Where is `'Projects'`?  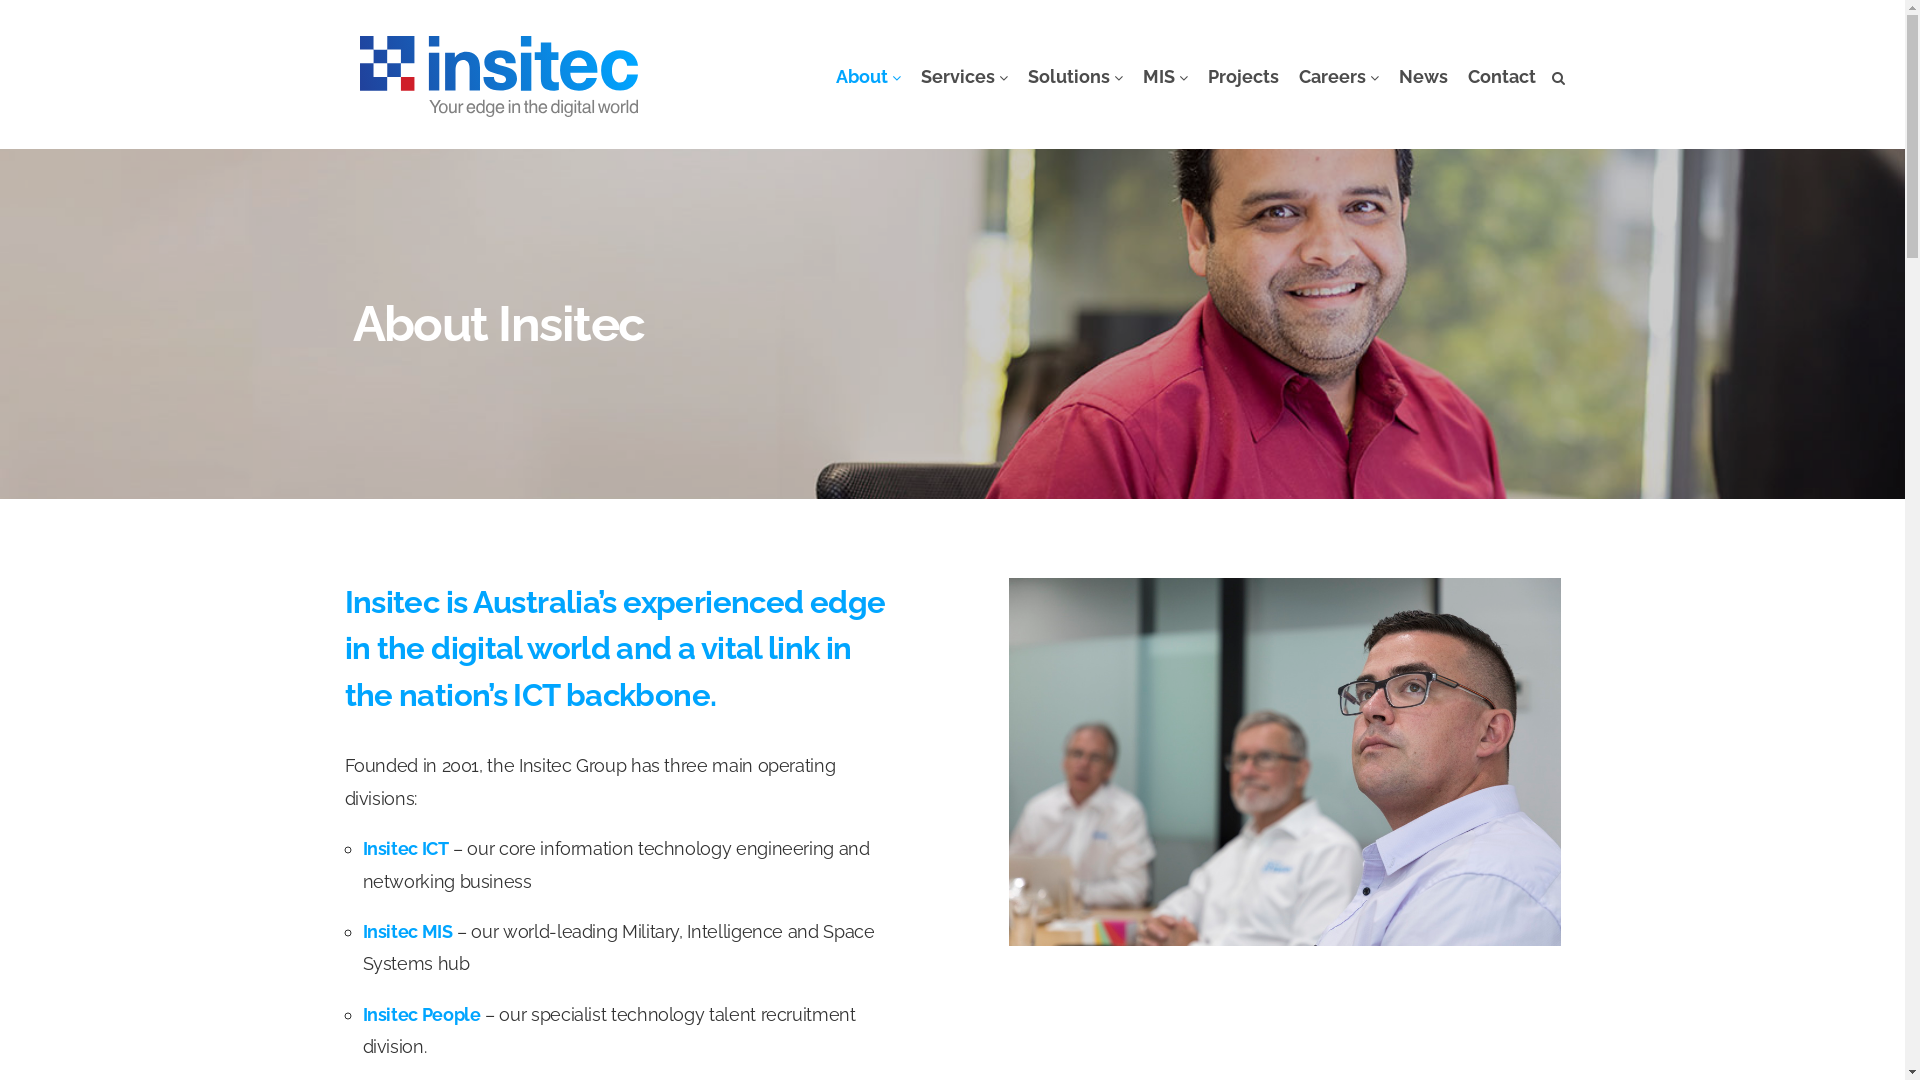
'Projects' is located at coordinates (1242, 76).